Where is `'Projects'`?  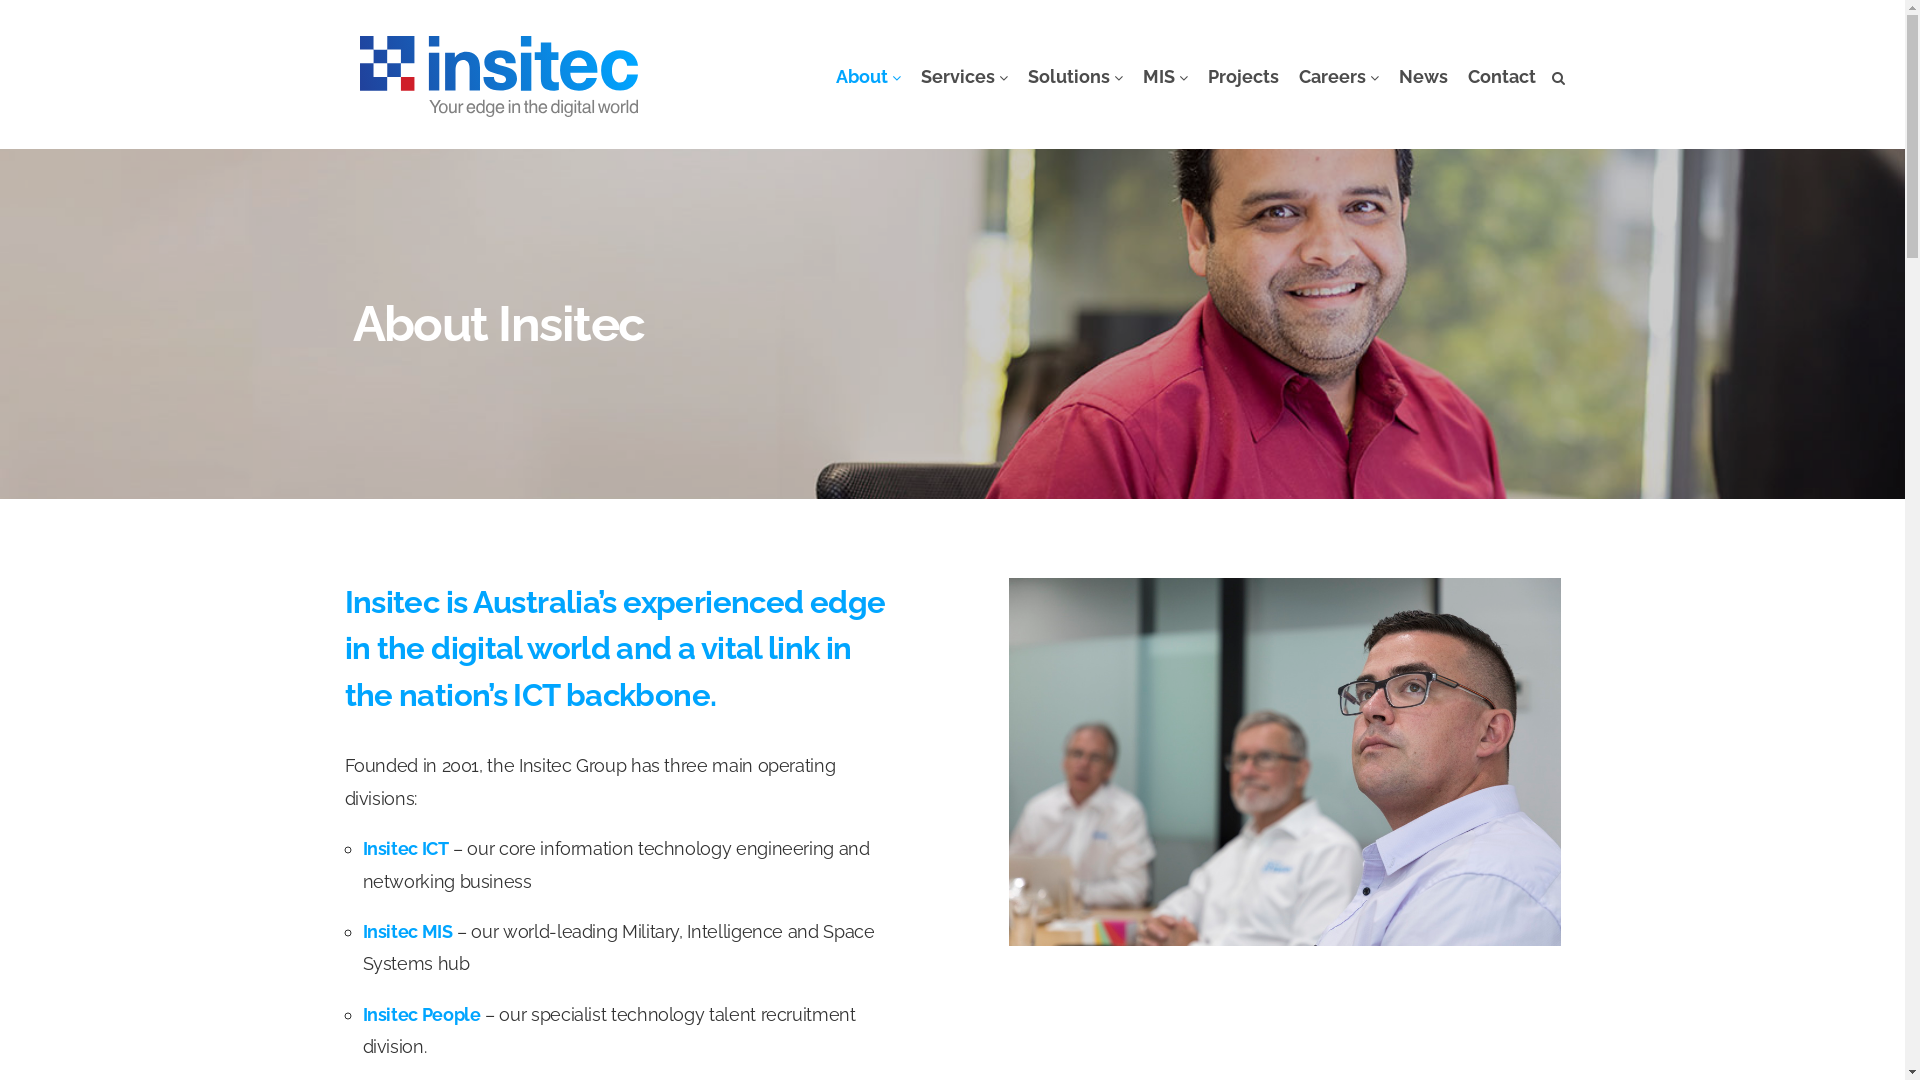
'Projects' is located at coordinates (1242, 76).